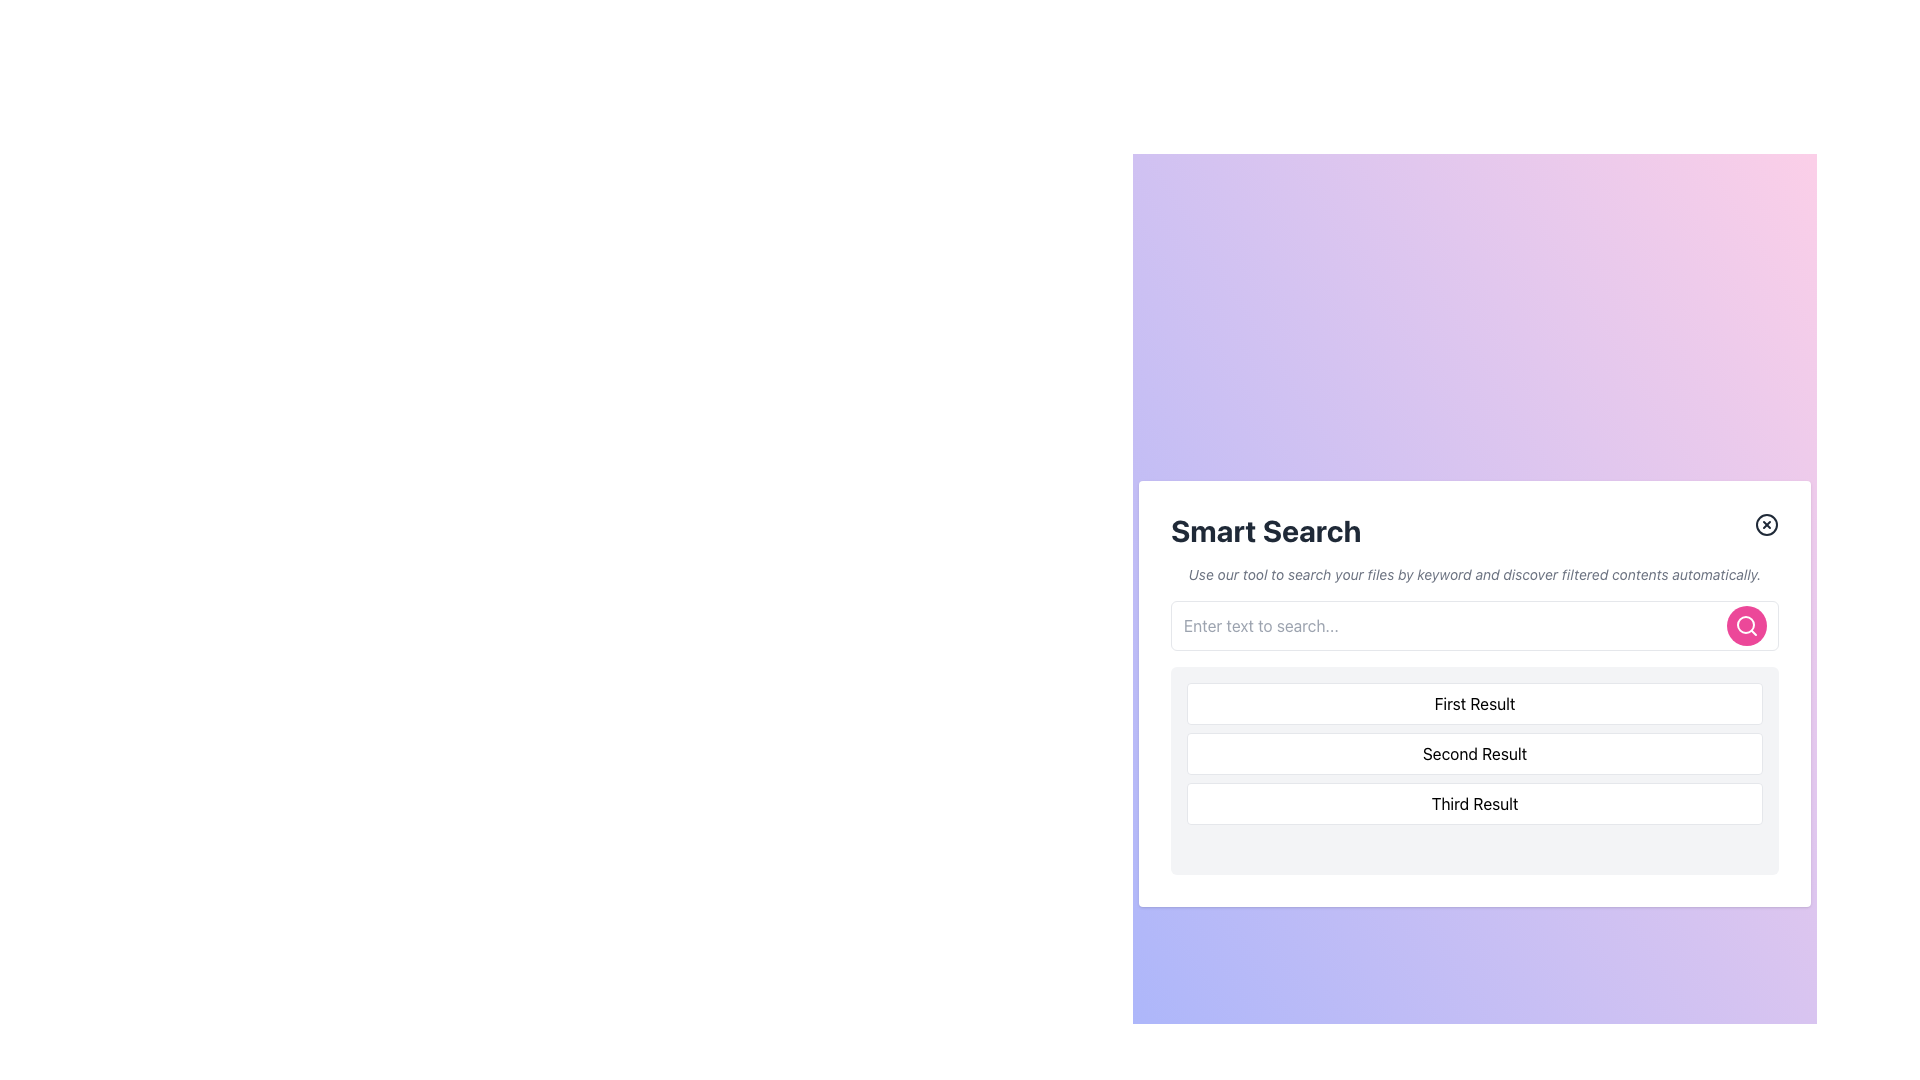 This screenshot has width=1920, height=1080. What do you see at coordinates (1265, 530) in the screenshot?
I see `the bold, large-sized text label reading 'Smart Search', which is located in the upper-left area of the interface, slightly to the left of the close button` at bounding box center [1265, 530].